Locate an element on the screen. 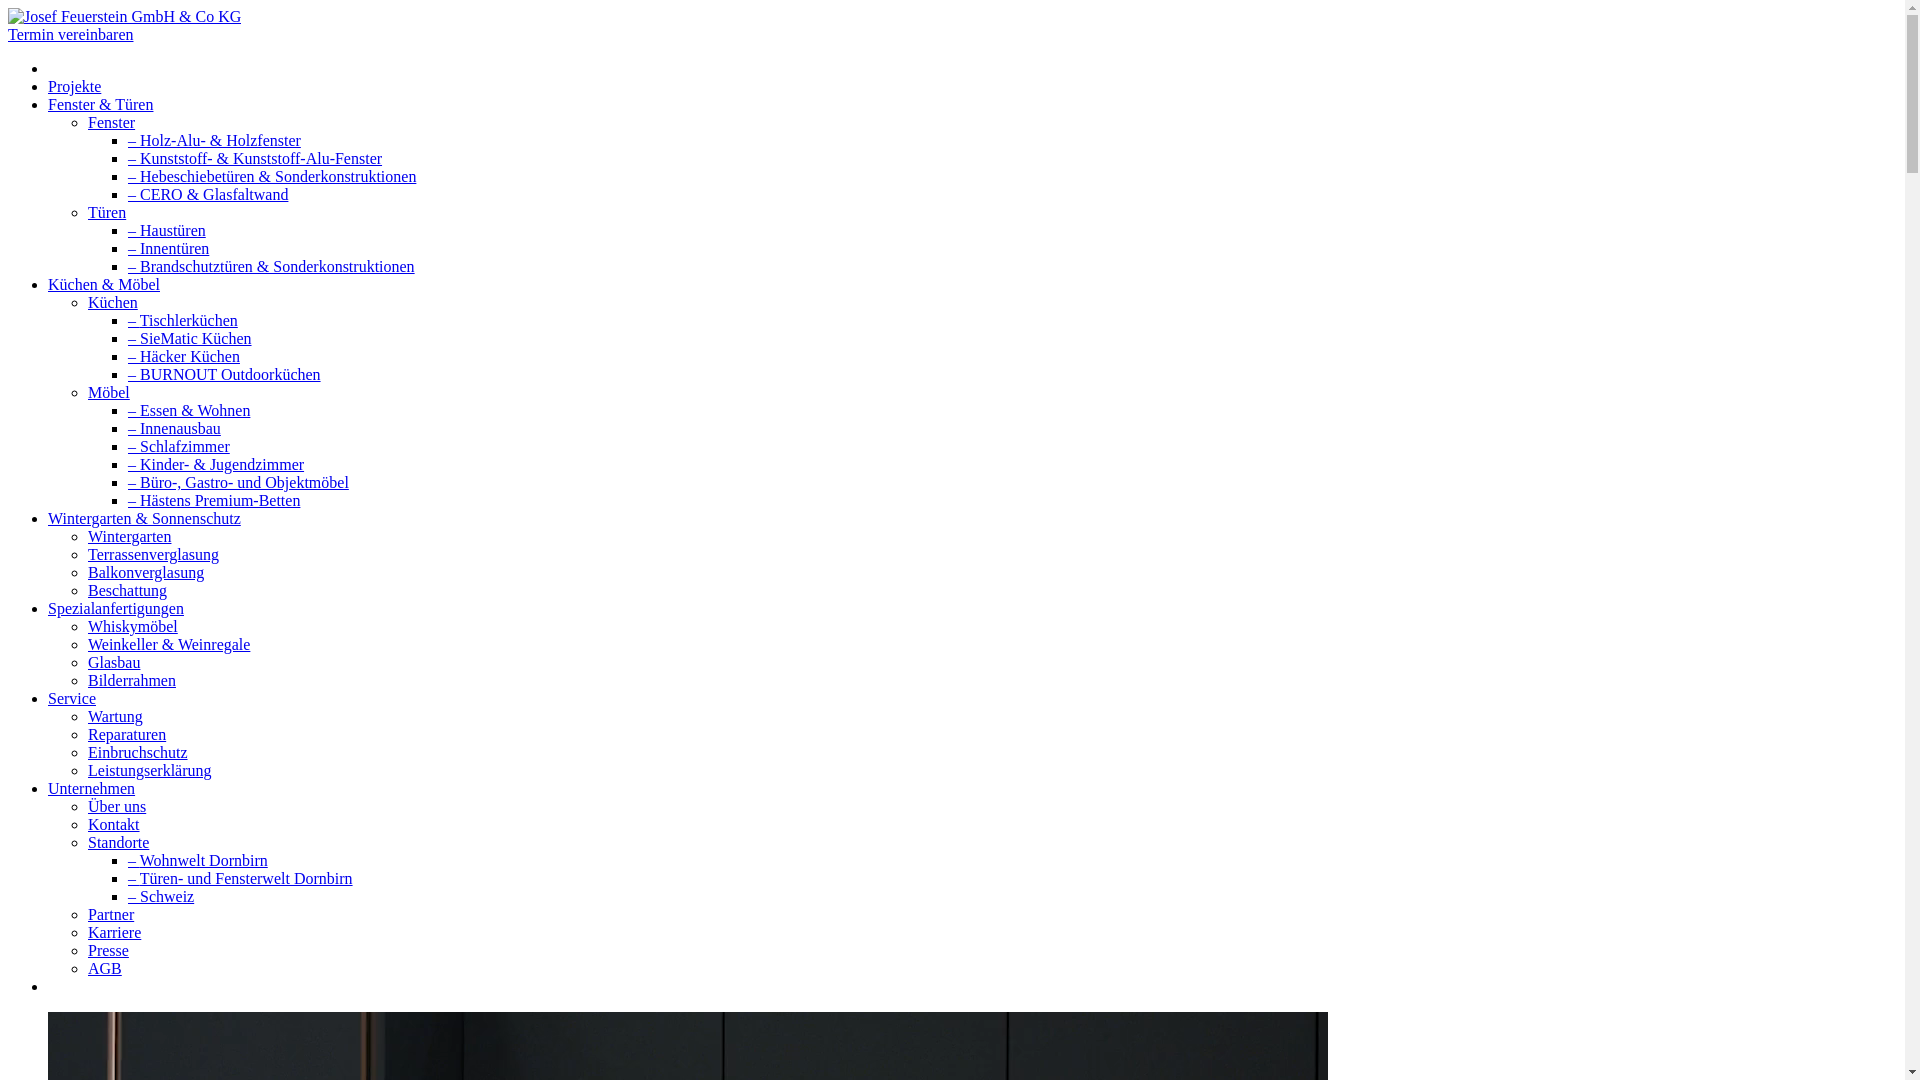  'Kontakt' is located at coordinates (86, 824).